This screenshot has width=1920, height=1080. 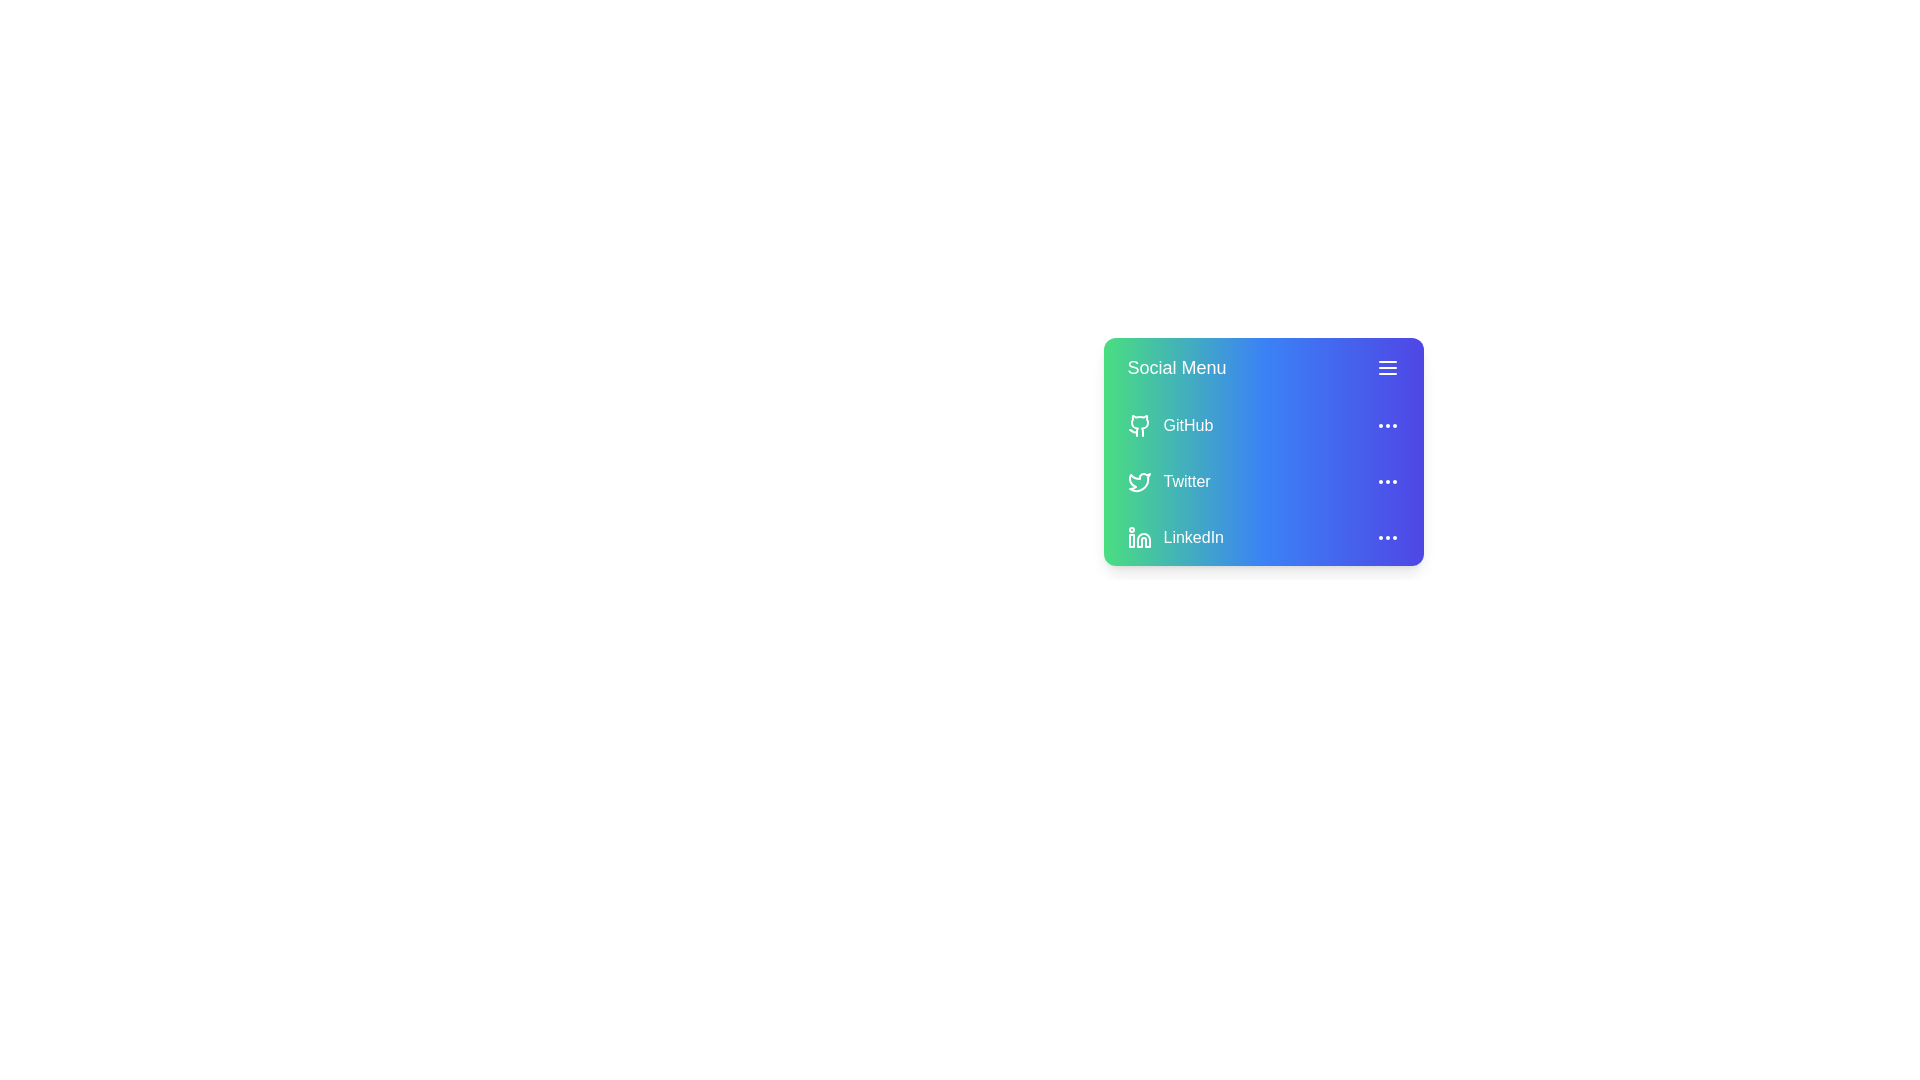 I want to click on the Twitter item in the menu to navigate to its respective link, so click(x=1187, y=482).